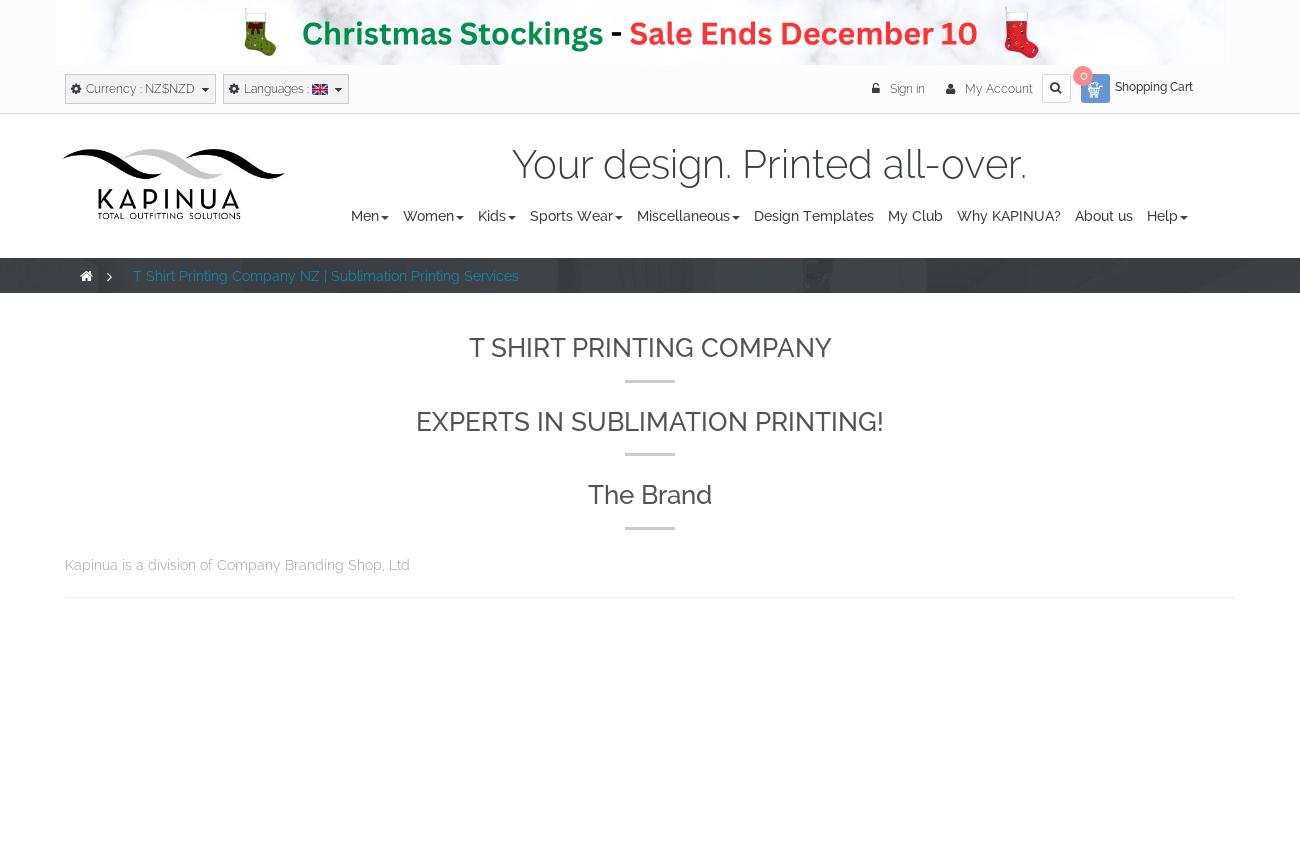  I want to click on 'NZ$NZD', so click(170, 87).